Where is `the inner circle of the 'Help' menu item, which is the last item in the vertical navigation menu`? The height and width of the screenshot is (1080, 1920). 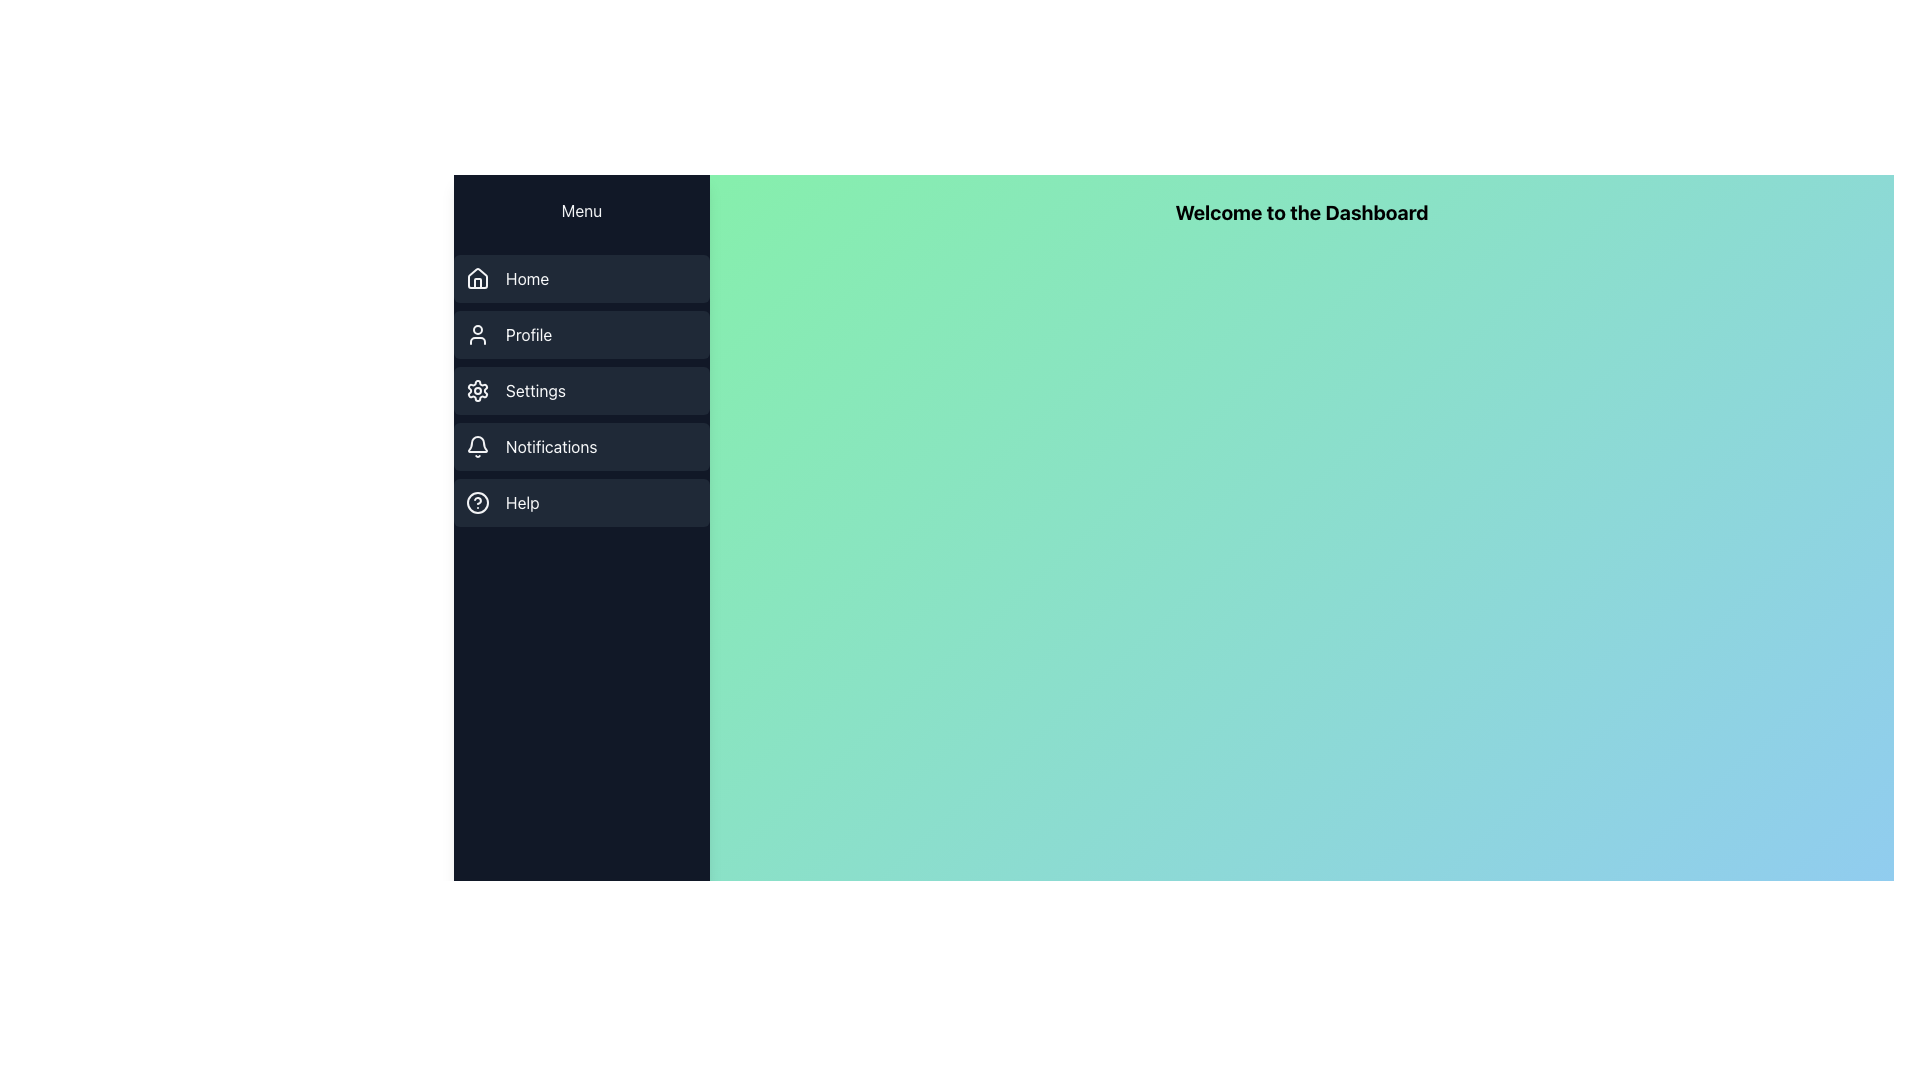
the inner circle of the 'Help' menu item, which is the last item in the vertical navigation menu is located at coordinates (477, 501).